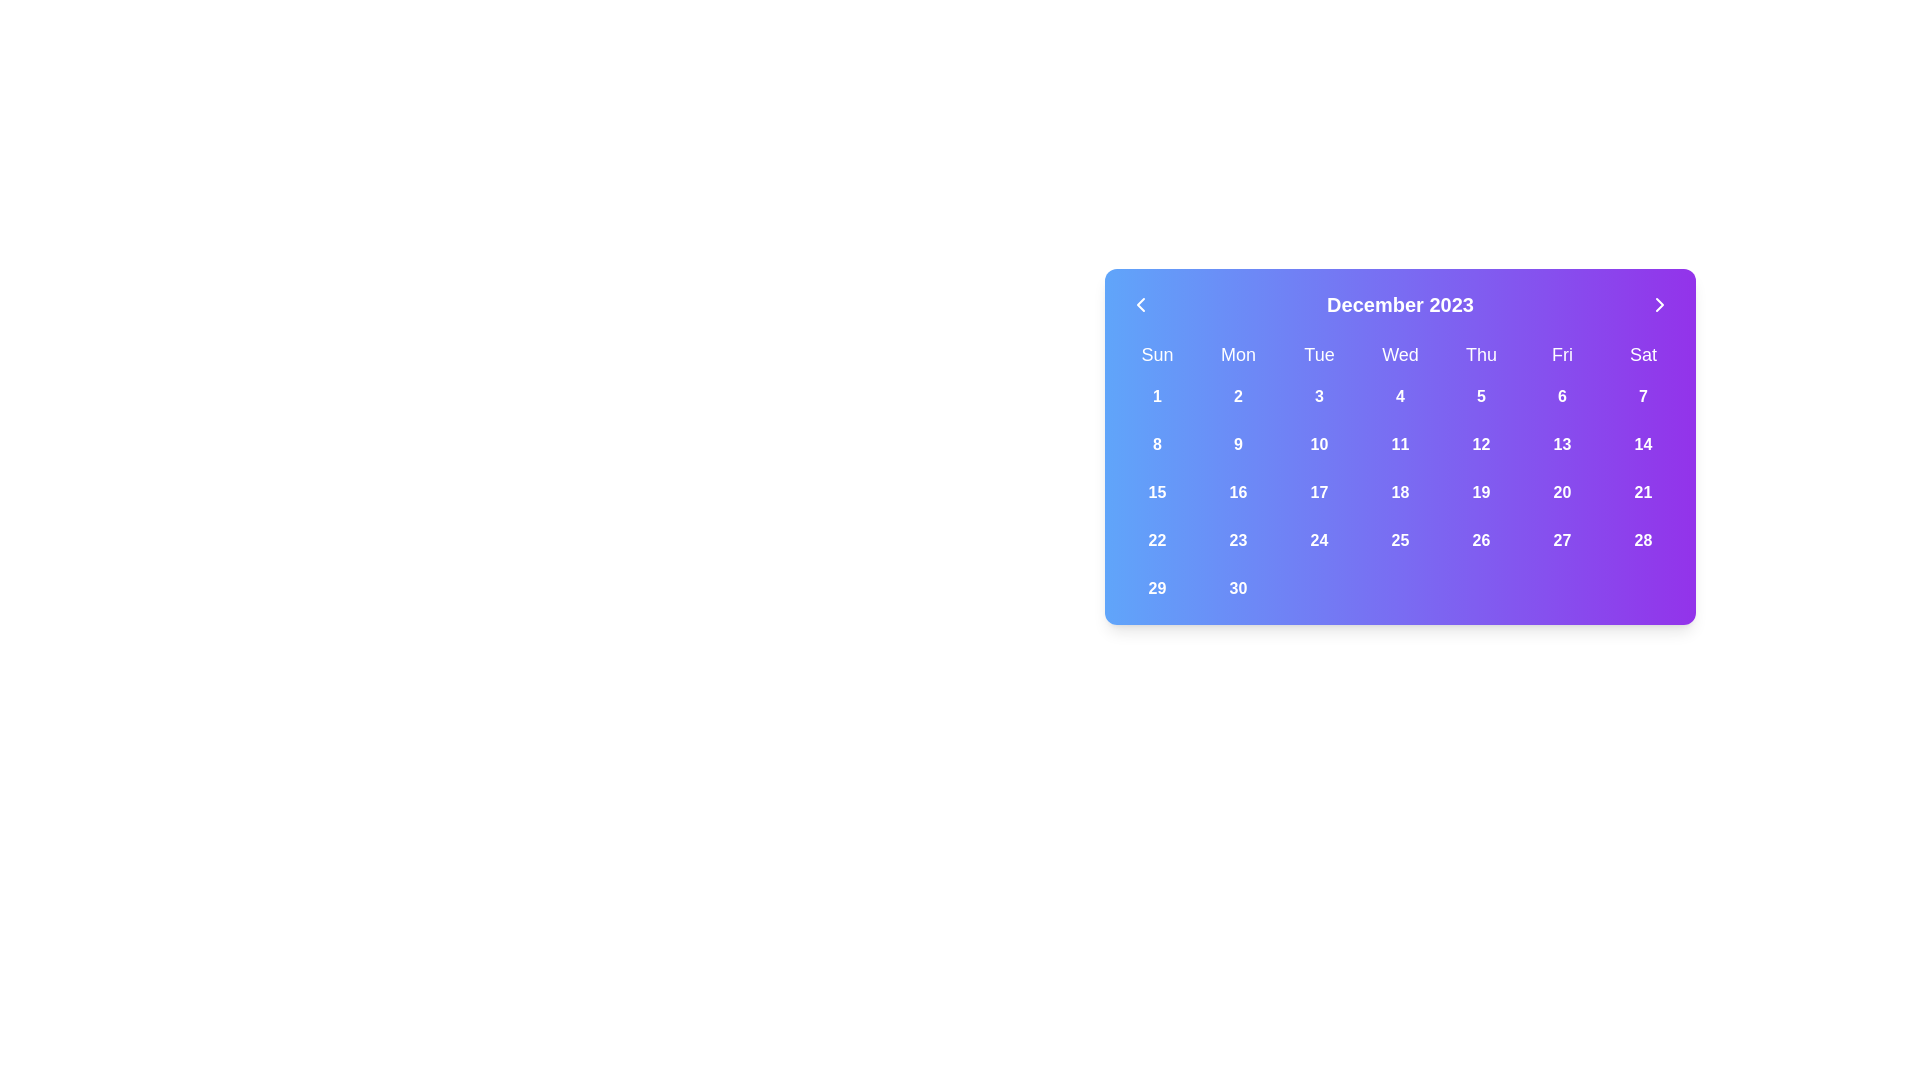  I want to click on the button corresponding to the date '6' in the calendar grid, located under the column labeled 'Fri', so click(1561, 397).